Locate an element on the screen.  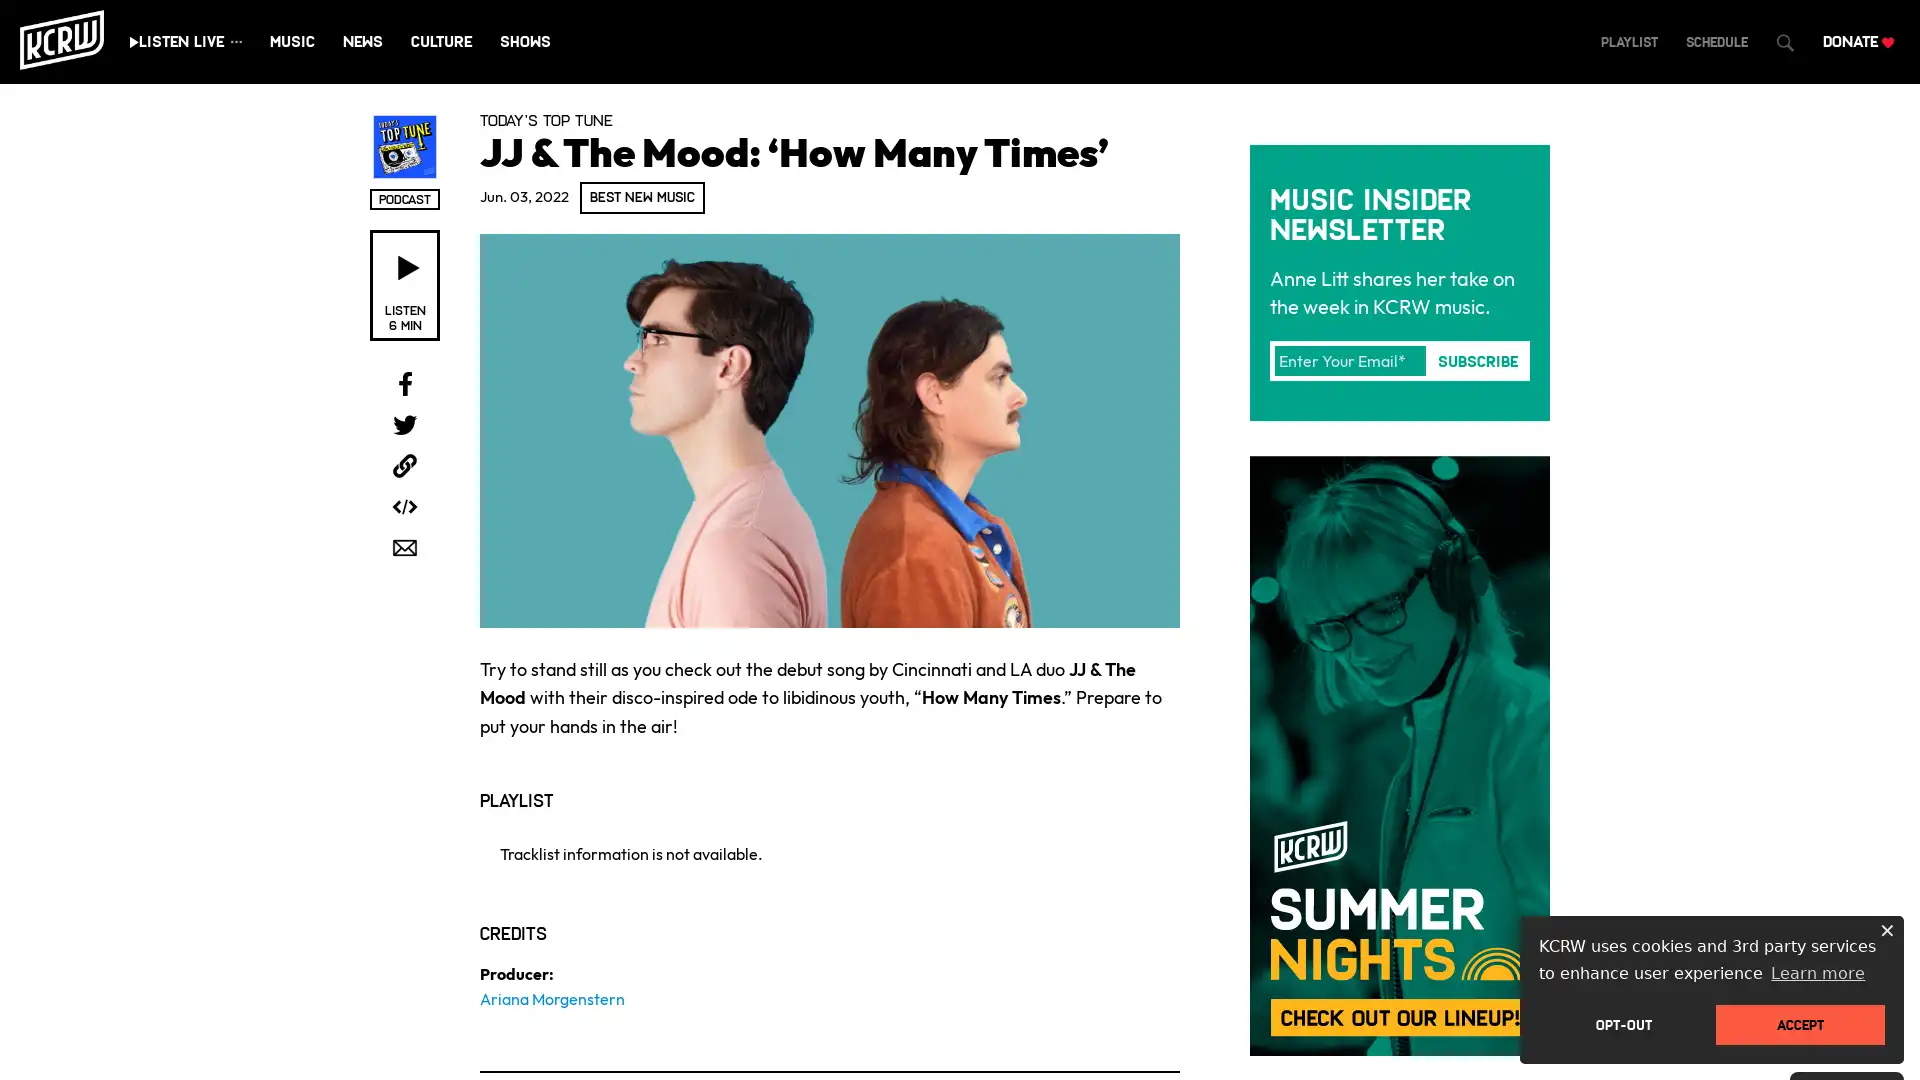
dismiss cookie message is located at coordinates (1799, 1024).